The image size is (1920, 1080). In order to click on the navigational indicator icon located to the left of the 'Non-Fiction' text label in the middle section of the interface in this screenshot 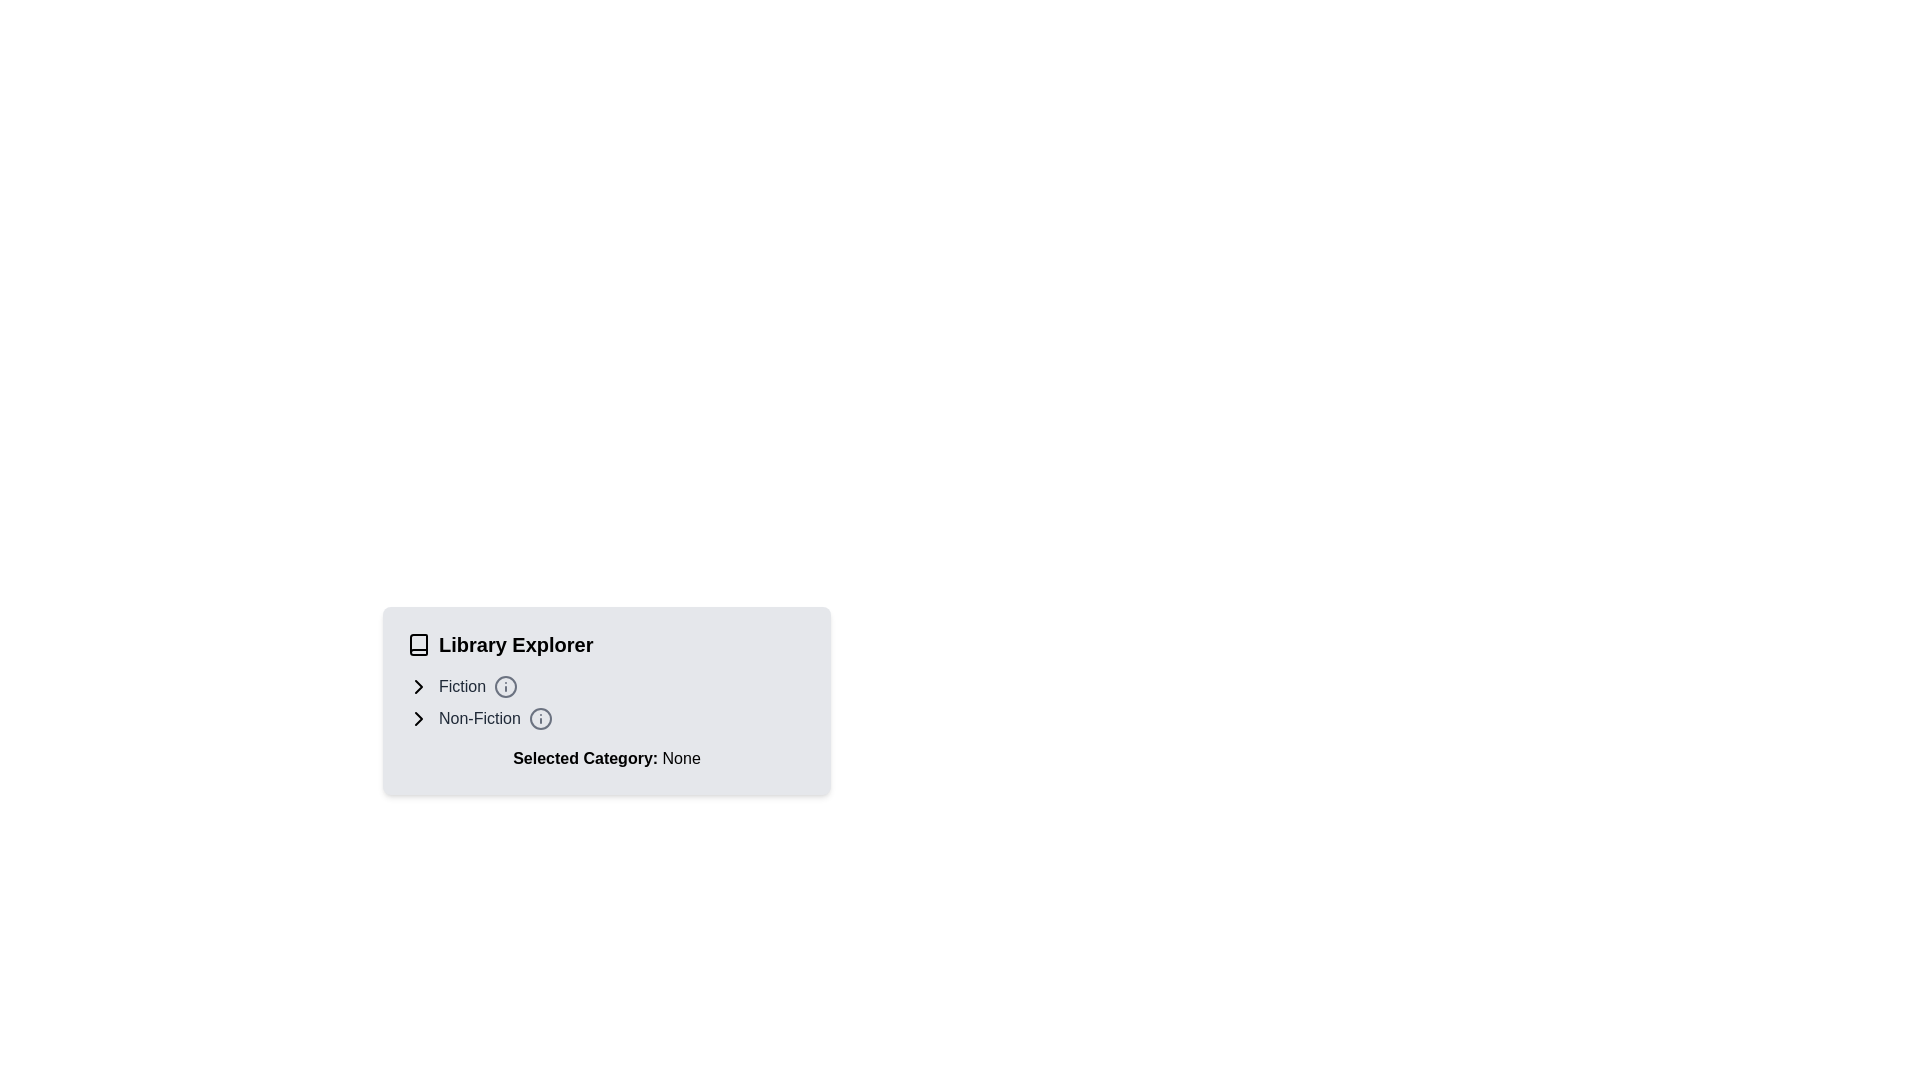, I will do `click(417, 717)`.